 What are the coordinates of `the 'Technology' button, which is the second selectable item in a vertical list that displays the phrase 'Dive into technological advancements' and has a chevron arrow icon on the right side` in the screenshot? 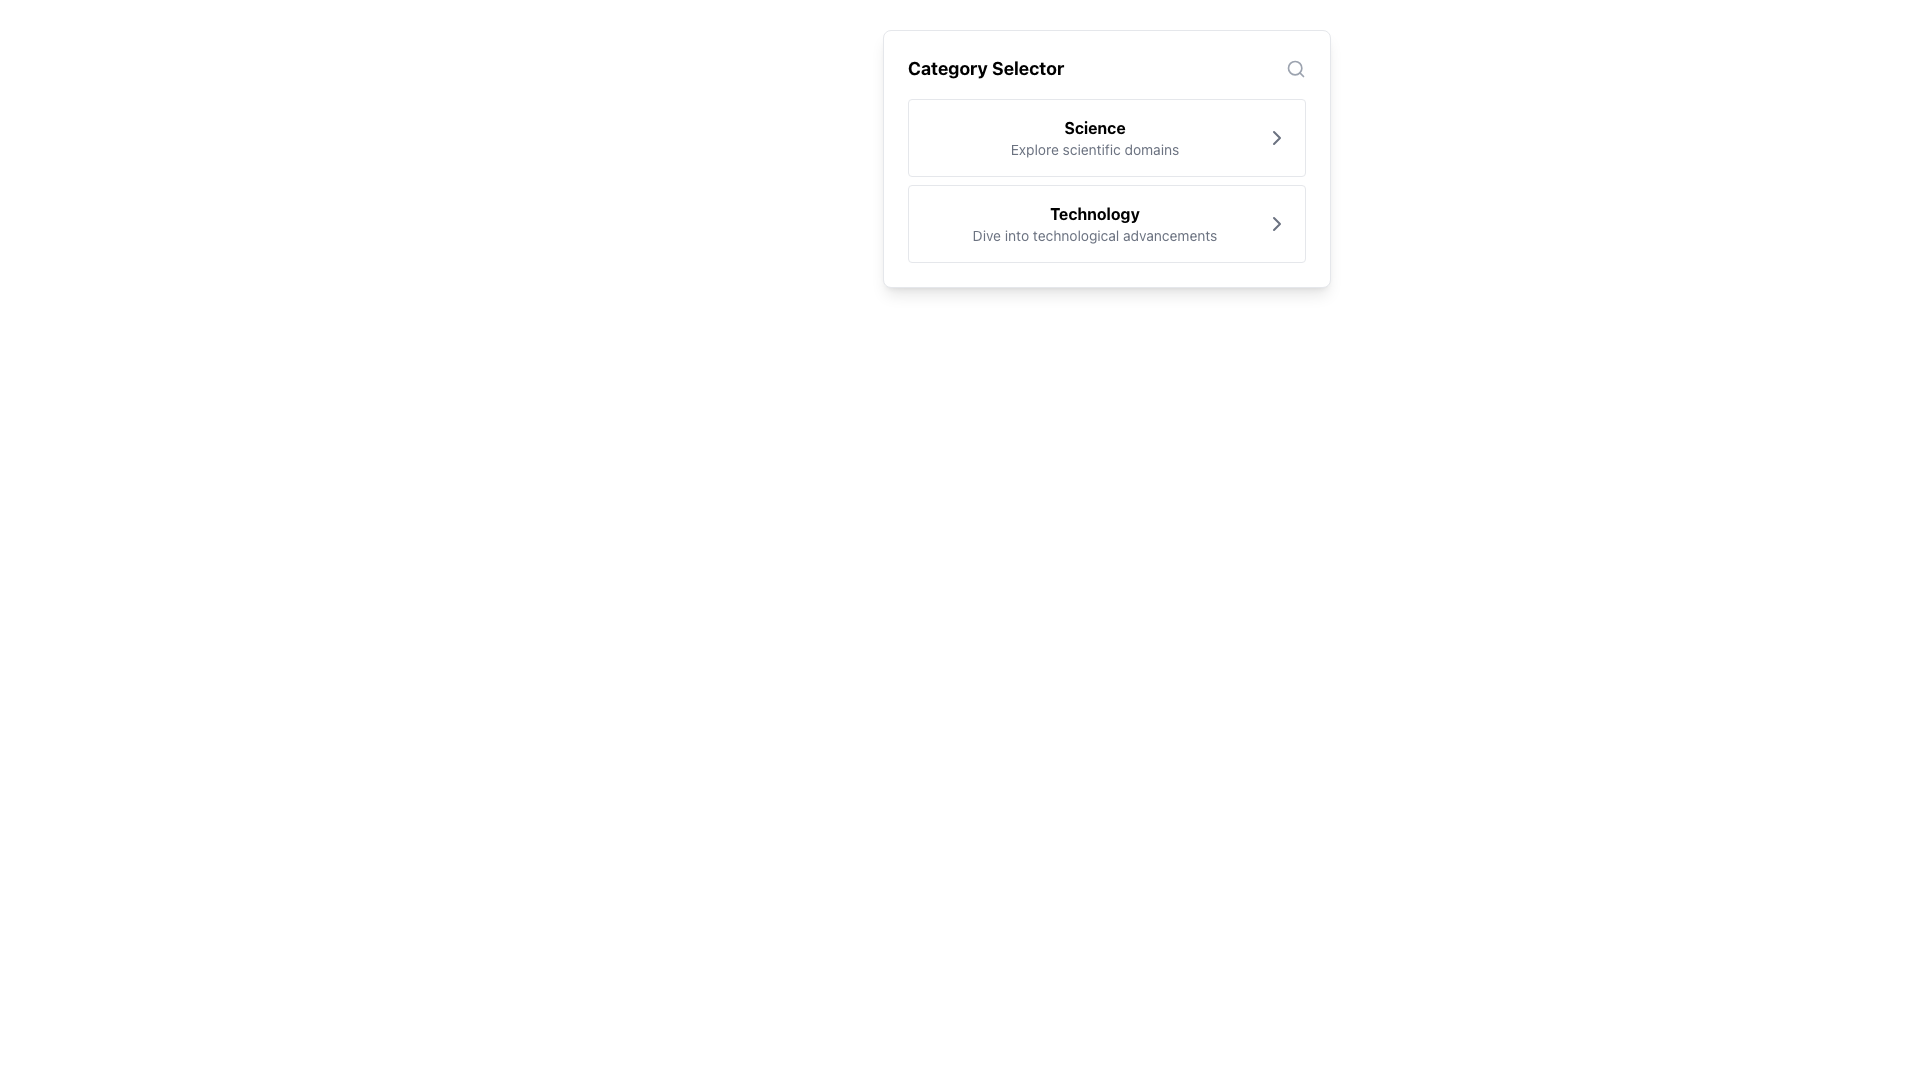 It's located at (1106, 223).